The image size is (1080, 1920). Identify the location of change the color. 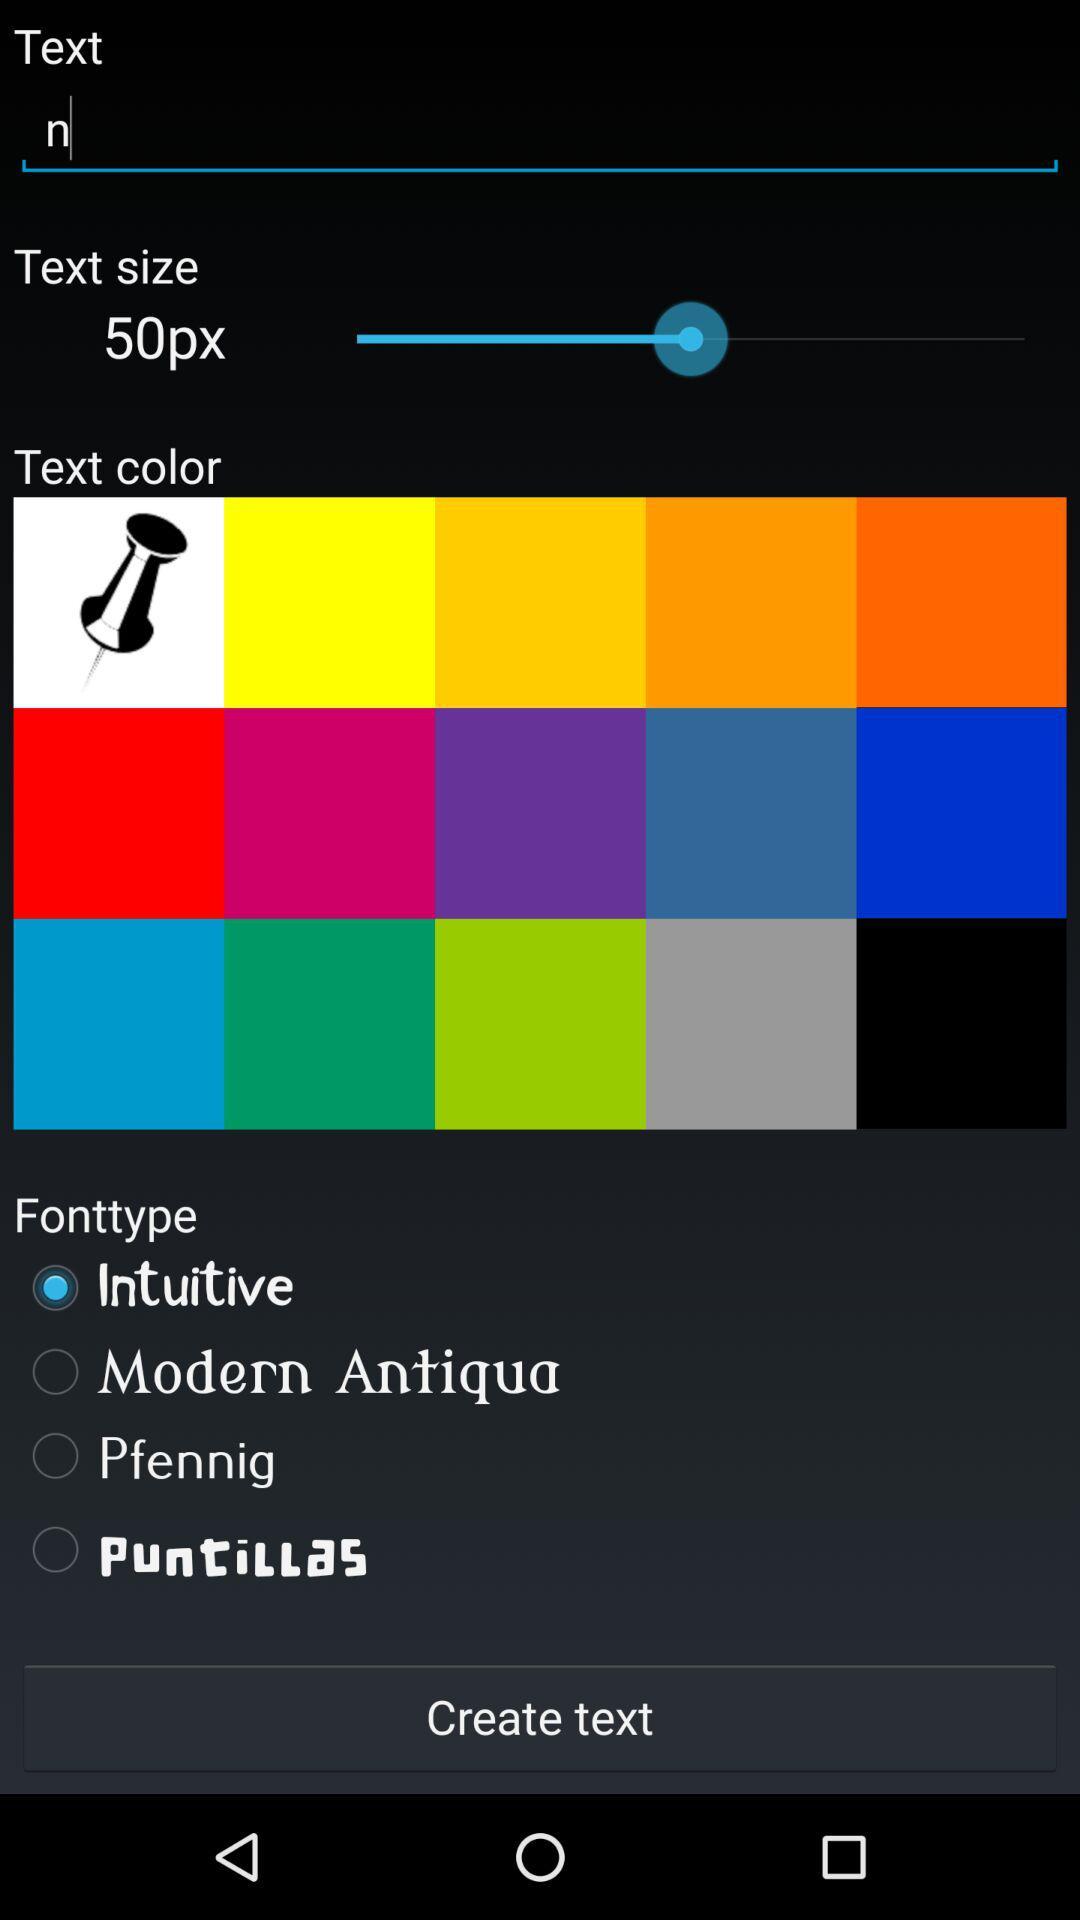
(540, 813).